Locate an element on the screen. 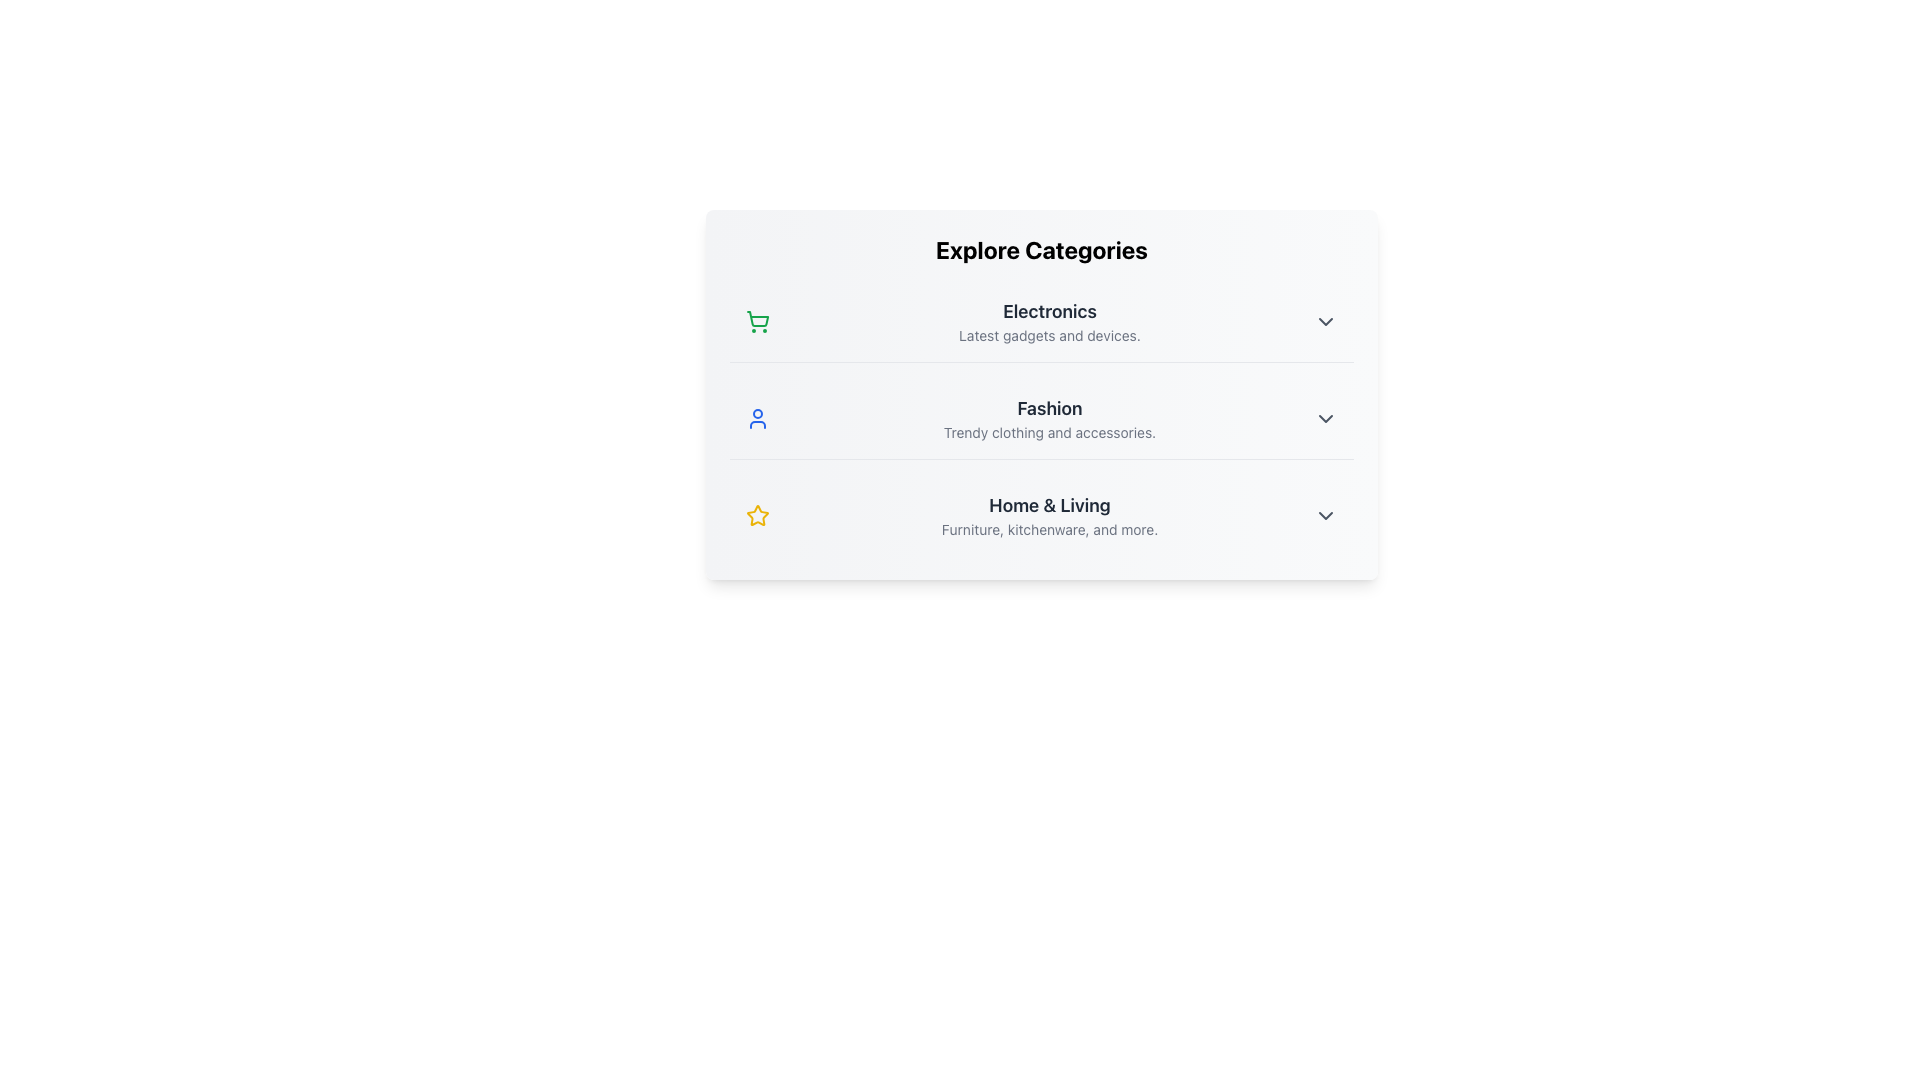 The height and width of the screenshot is (1080, 1920). the icon on the right side of the 'Fashion' section is located at coordinates (1325, 418).